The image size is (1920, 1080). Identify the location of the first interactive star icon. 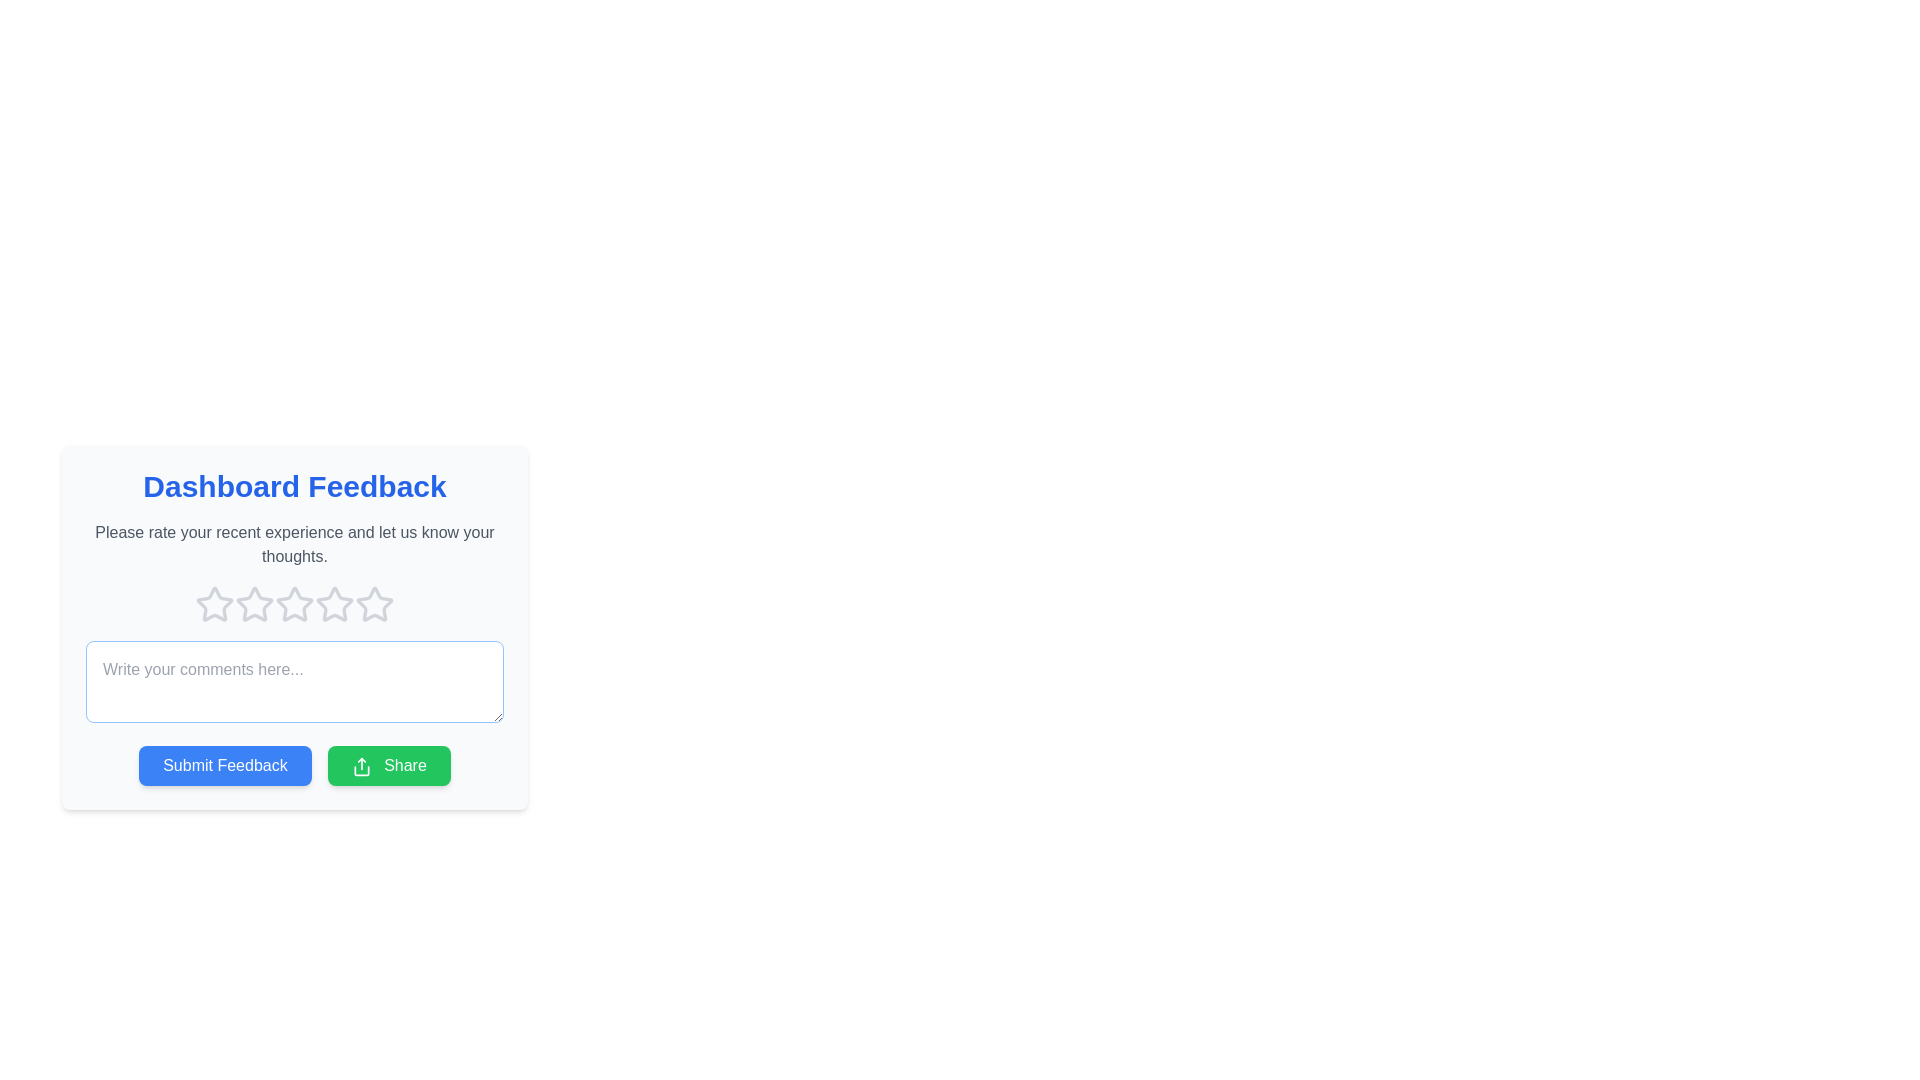
(214, 603).